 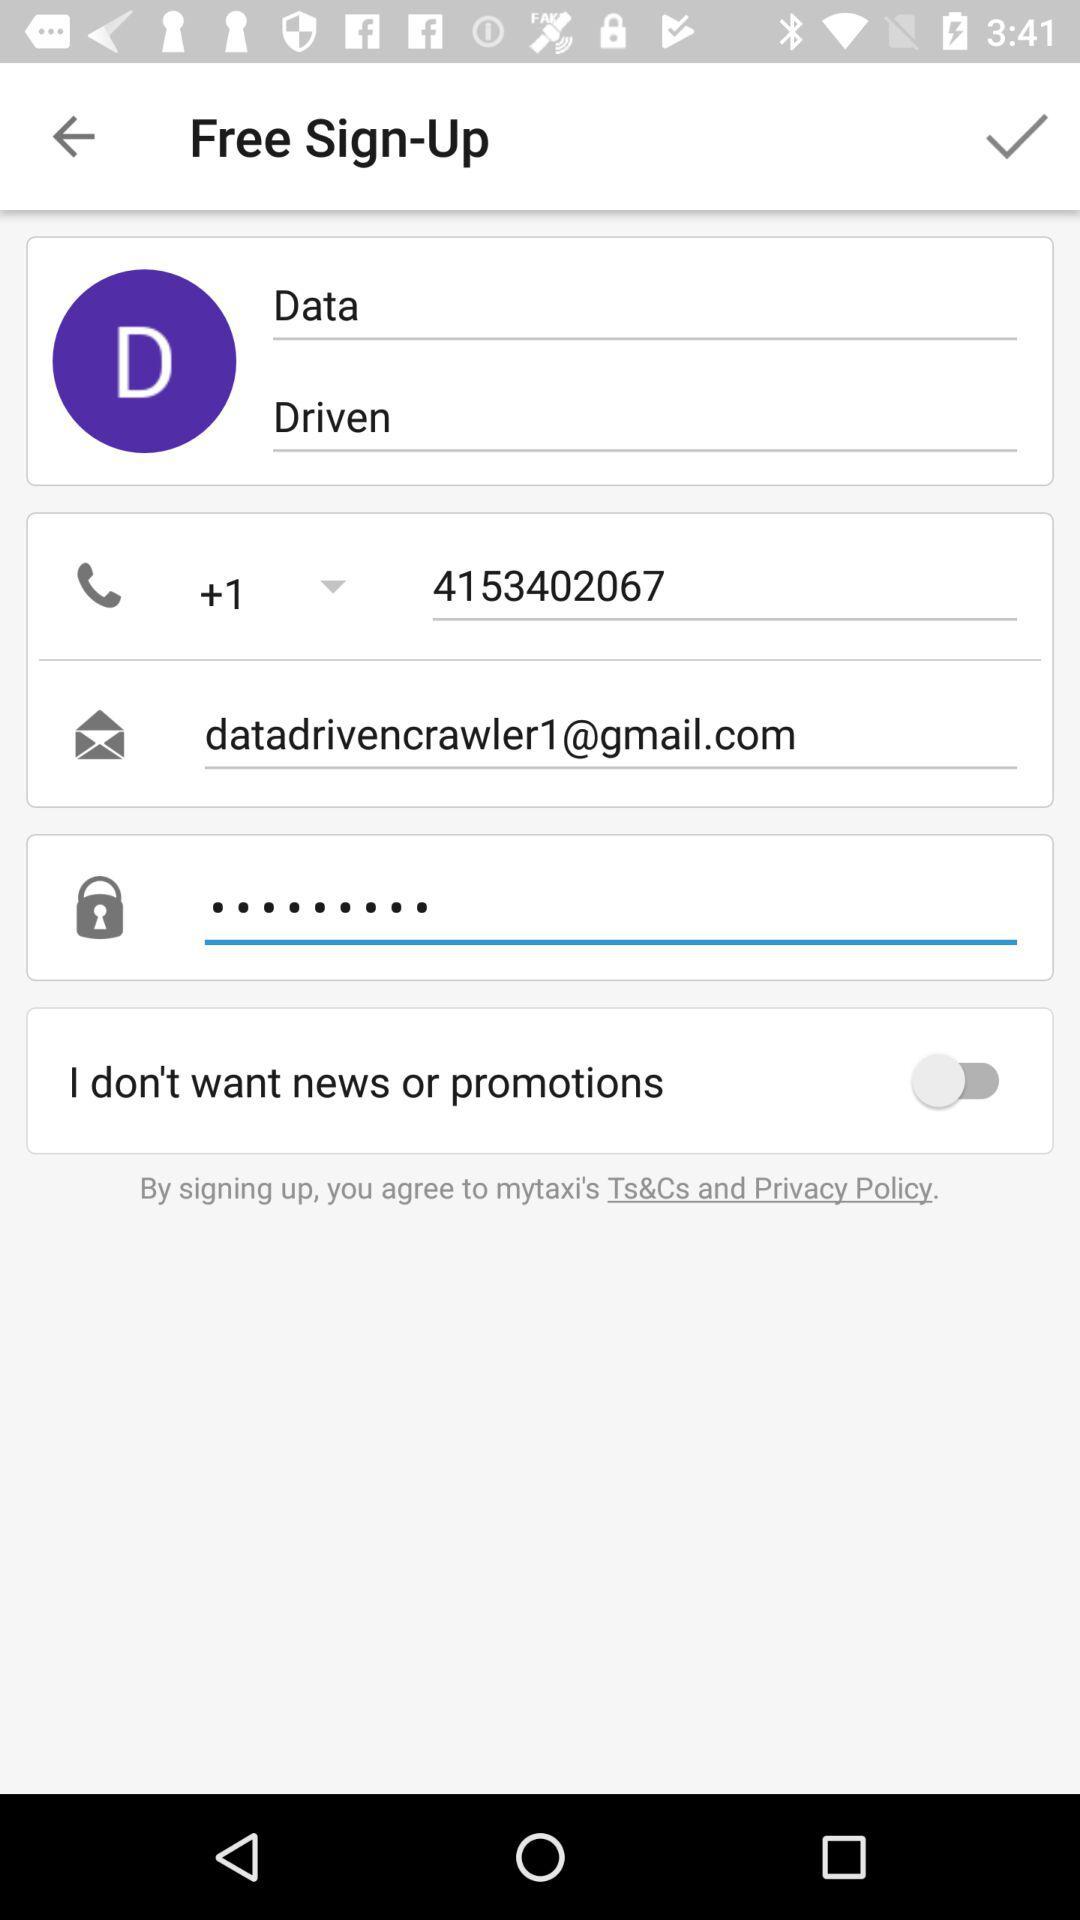 What do you see at coordinates (143, 361) in the screenshot?
I see `icon next to data icon` at bounding box center [143, 361].